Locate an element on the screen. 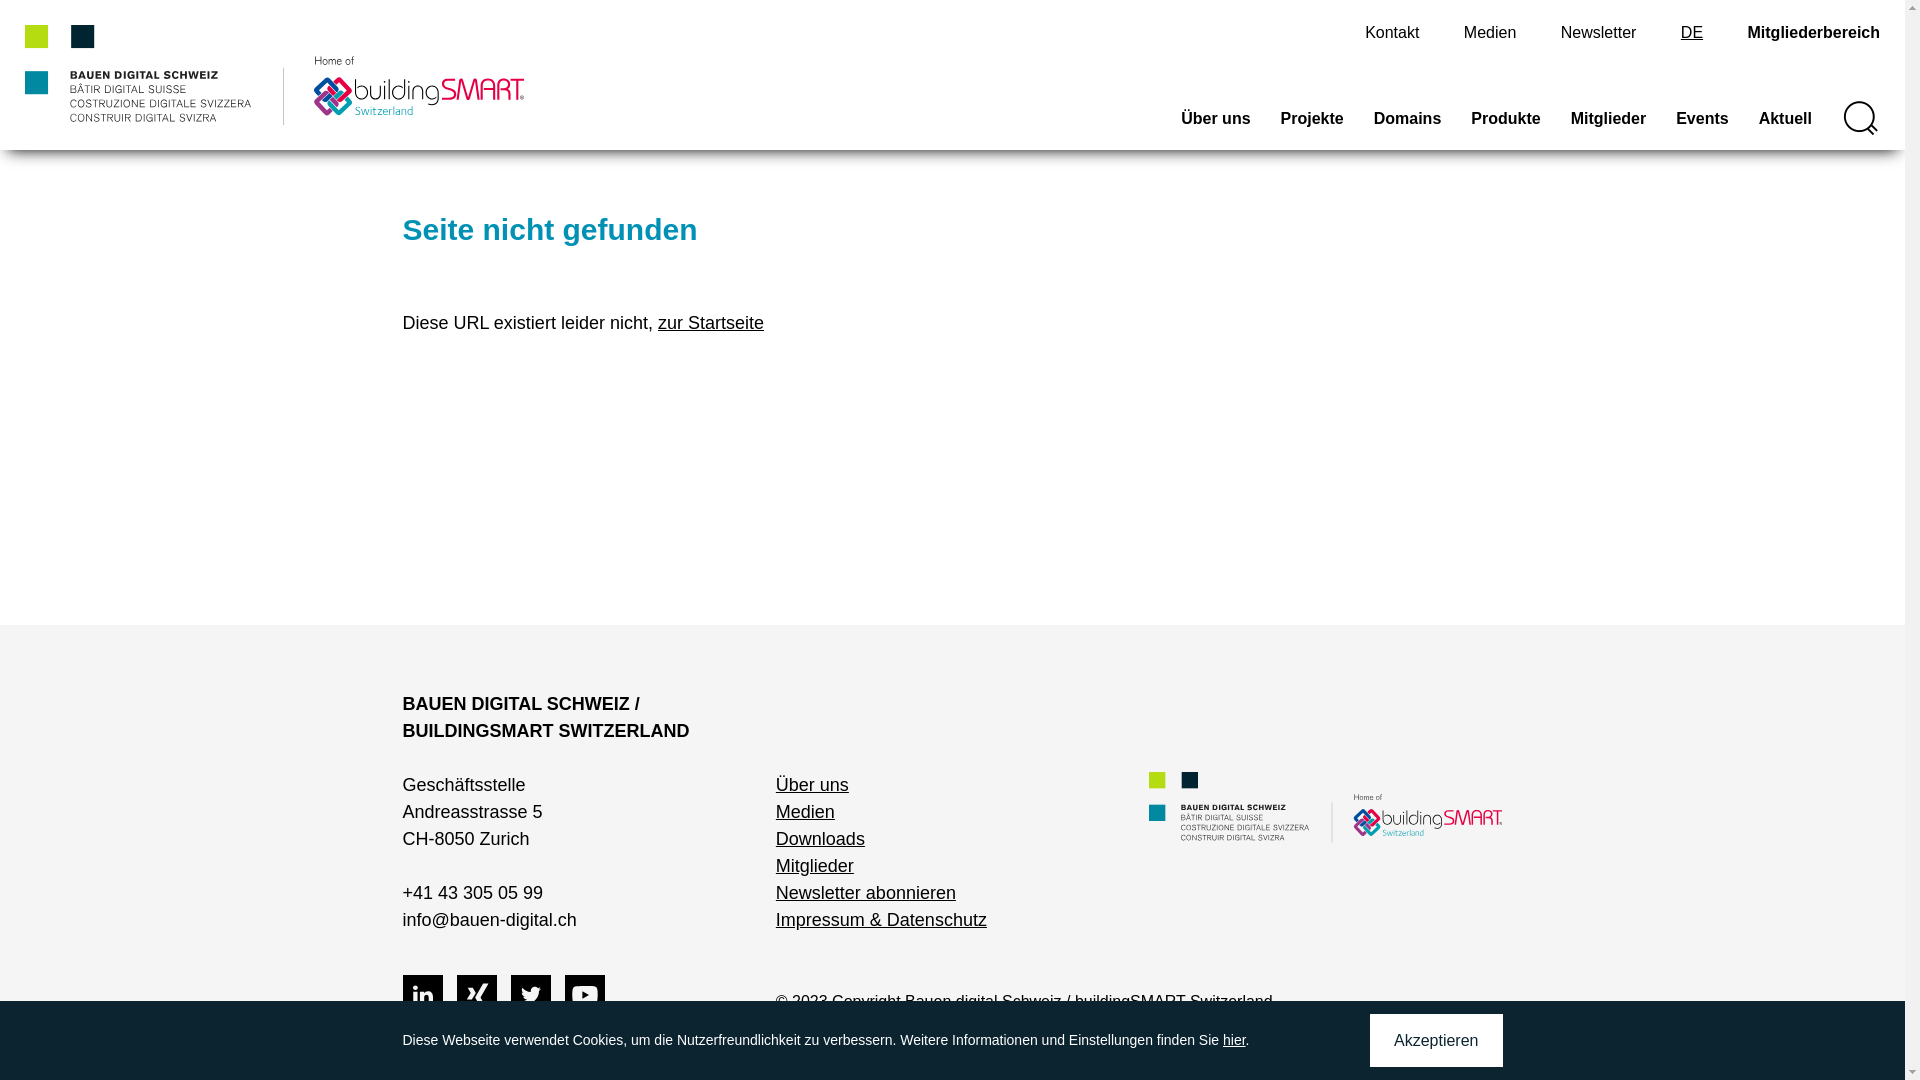 This screenshot has height=1080, width=1920. 'zur Startseite' is located at coordinates (710, 322).